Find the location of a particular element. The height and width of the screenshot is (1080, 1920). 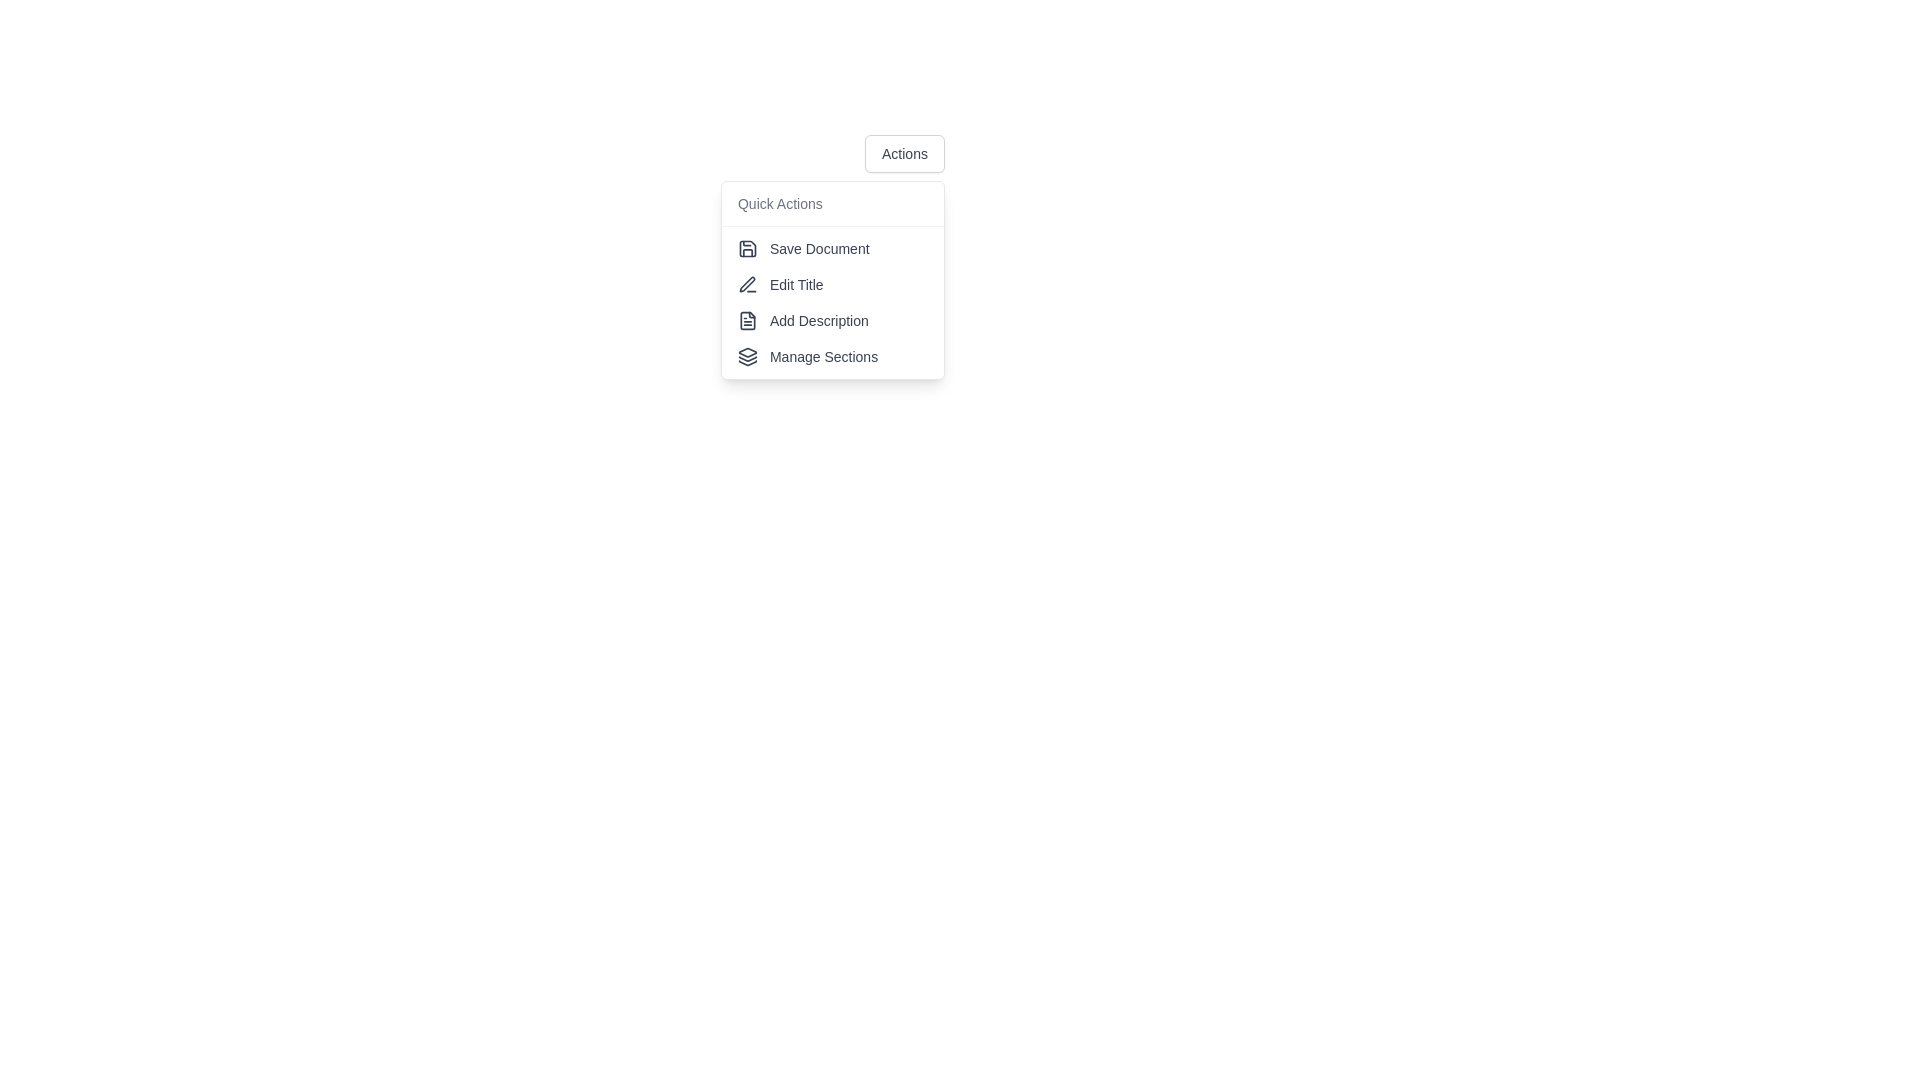

the 'Manage Sections' menu item, which is the fourth item in the vertical dropdown menu under 'Quick Actions' is located at coordinates (832, 356).